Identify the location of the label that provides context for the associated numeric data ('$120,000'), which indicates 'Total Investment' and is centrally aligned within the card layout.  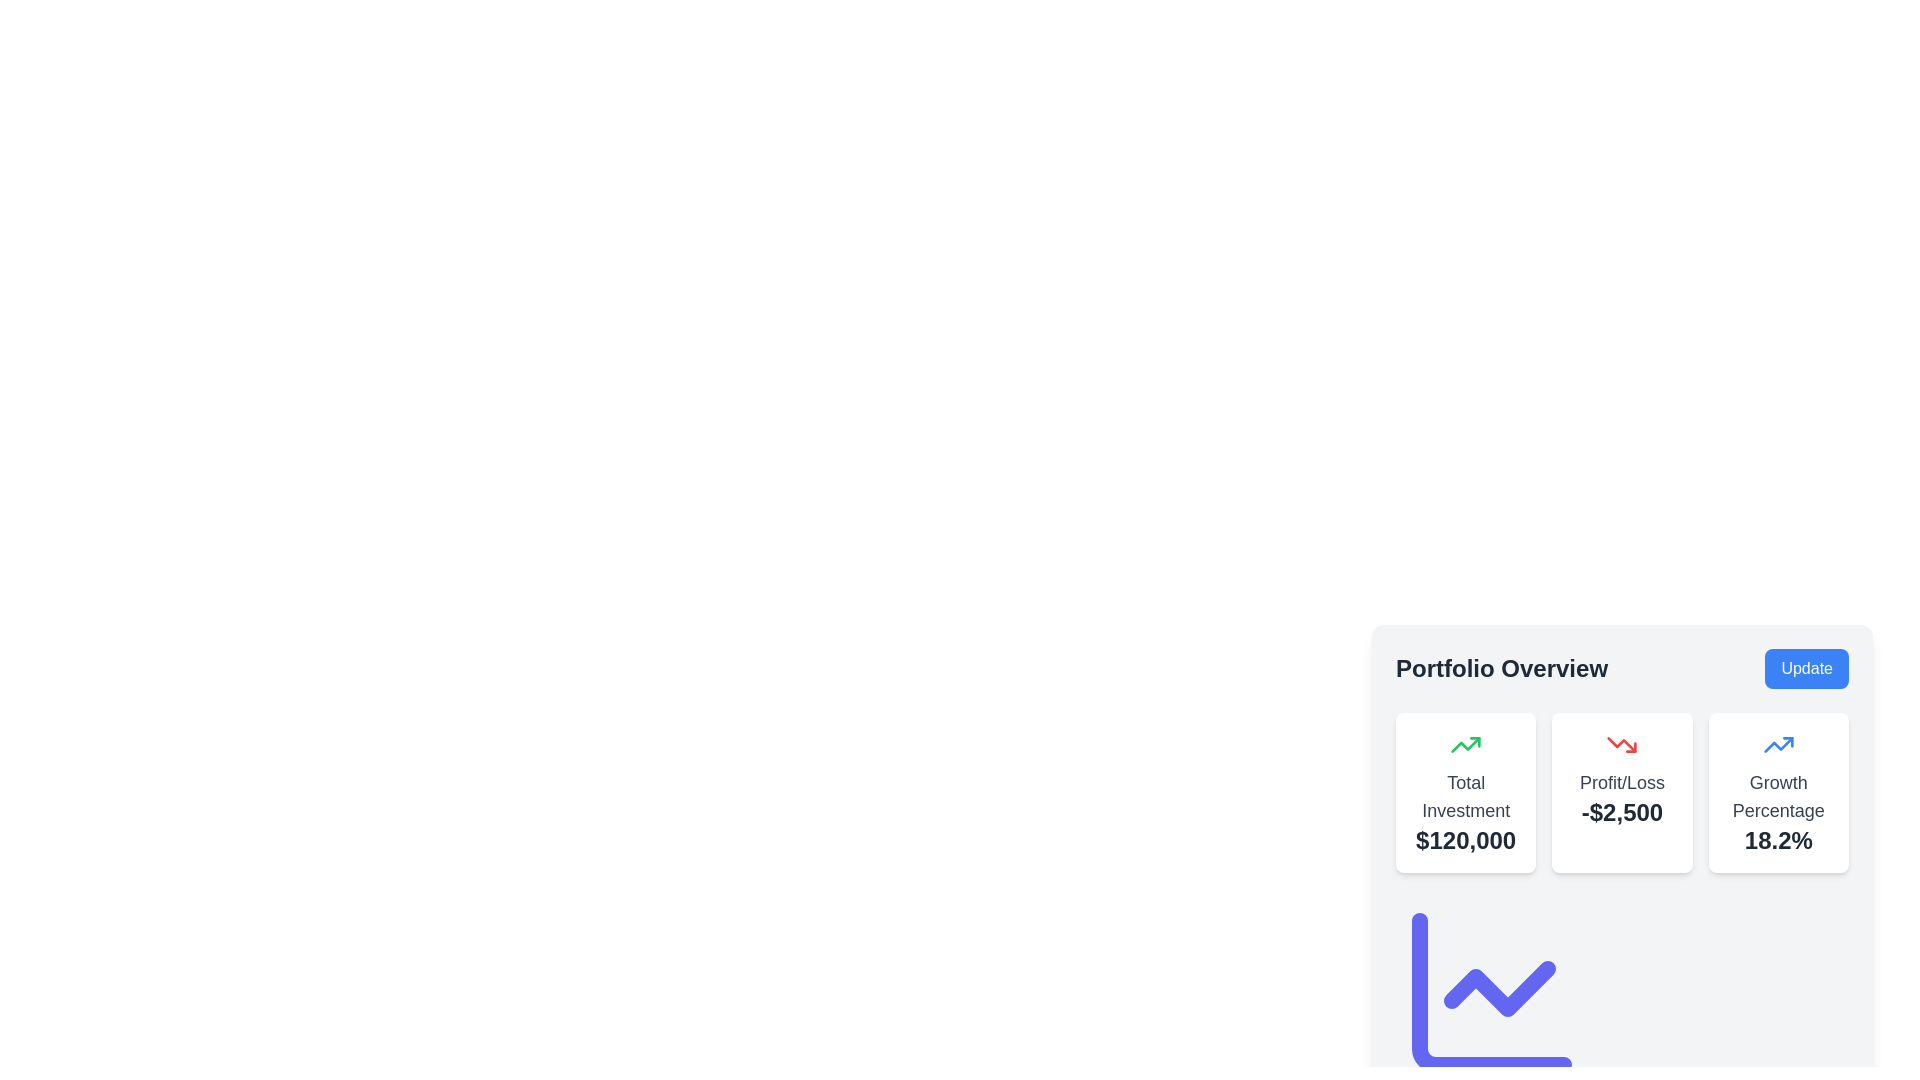
(1466, 796).